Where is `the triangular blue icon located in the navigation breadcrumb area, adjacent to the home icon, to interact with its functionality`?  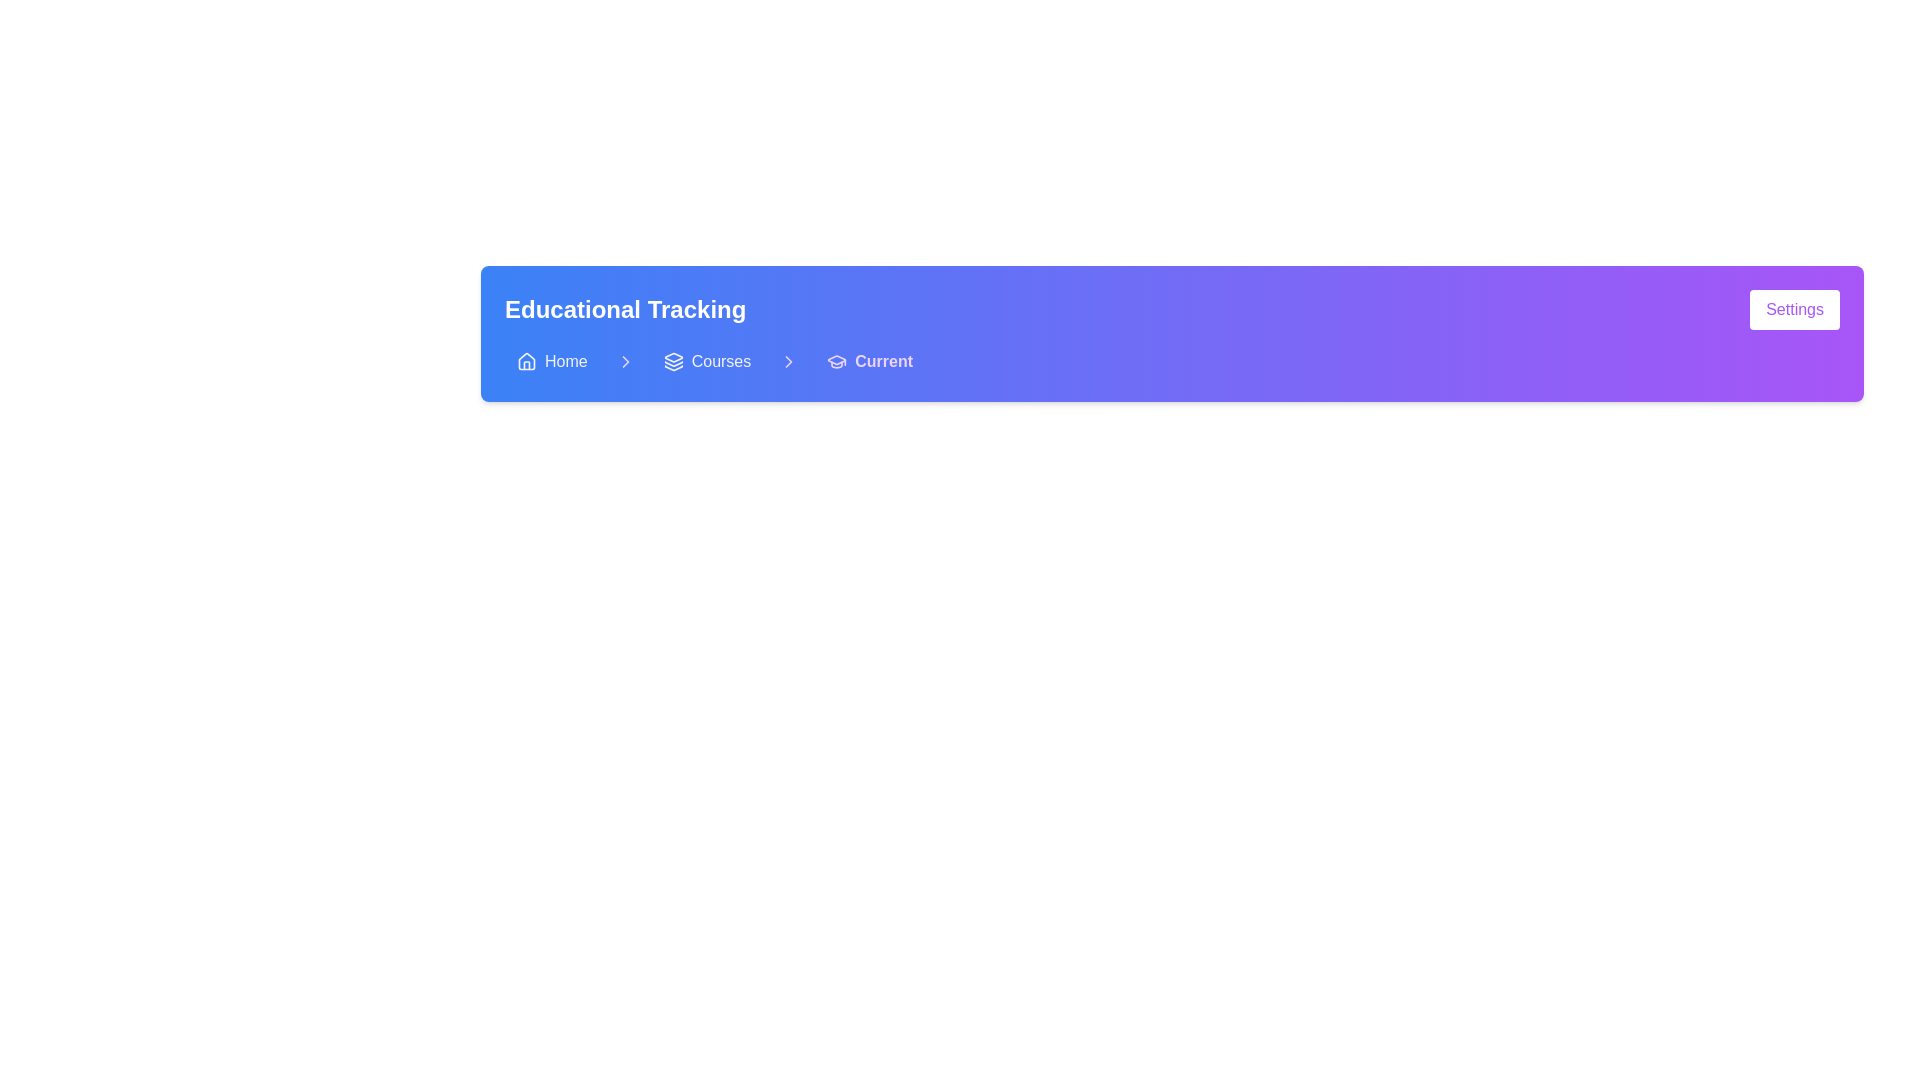 the triangular blue icon located in the navigation breadcrumb area, adjacent to the home icon, to interact with its functionality is located at coordinates (673, 356).